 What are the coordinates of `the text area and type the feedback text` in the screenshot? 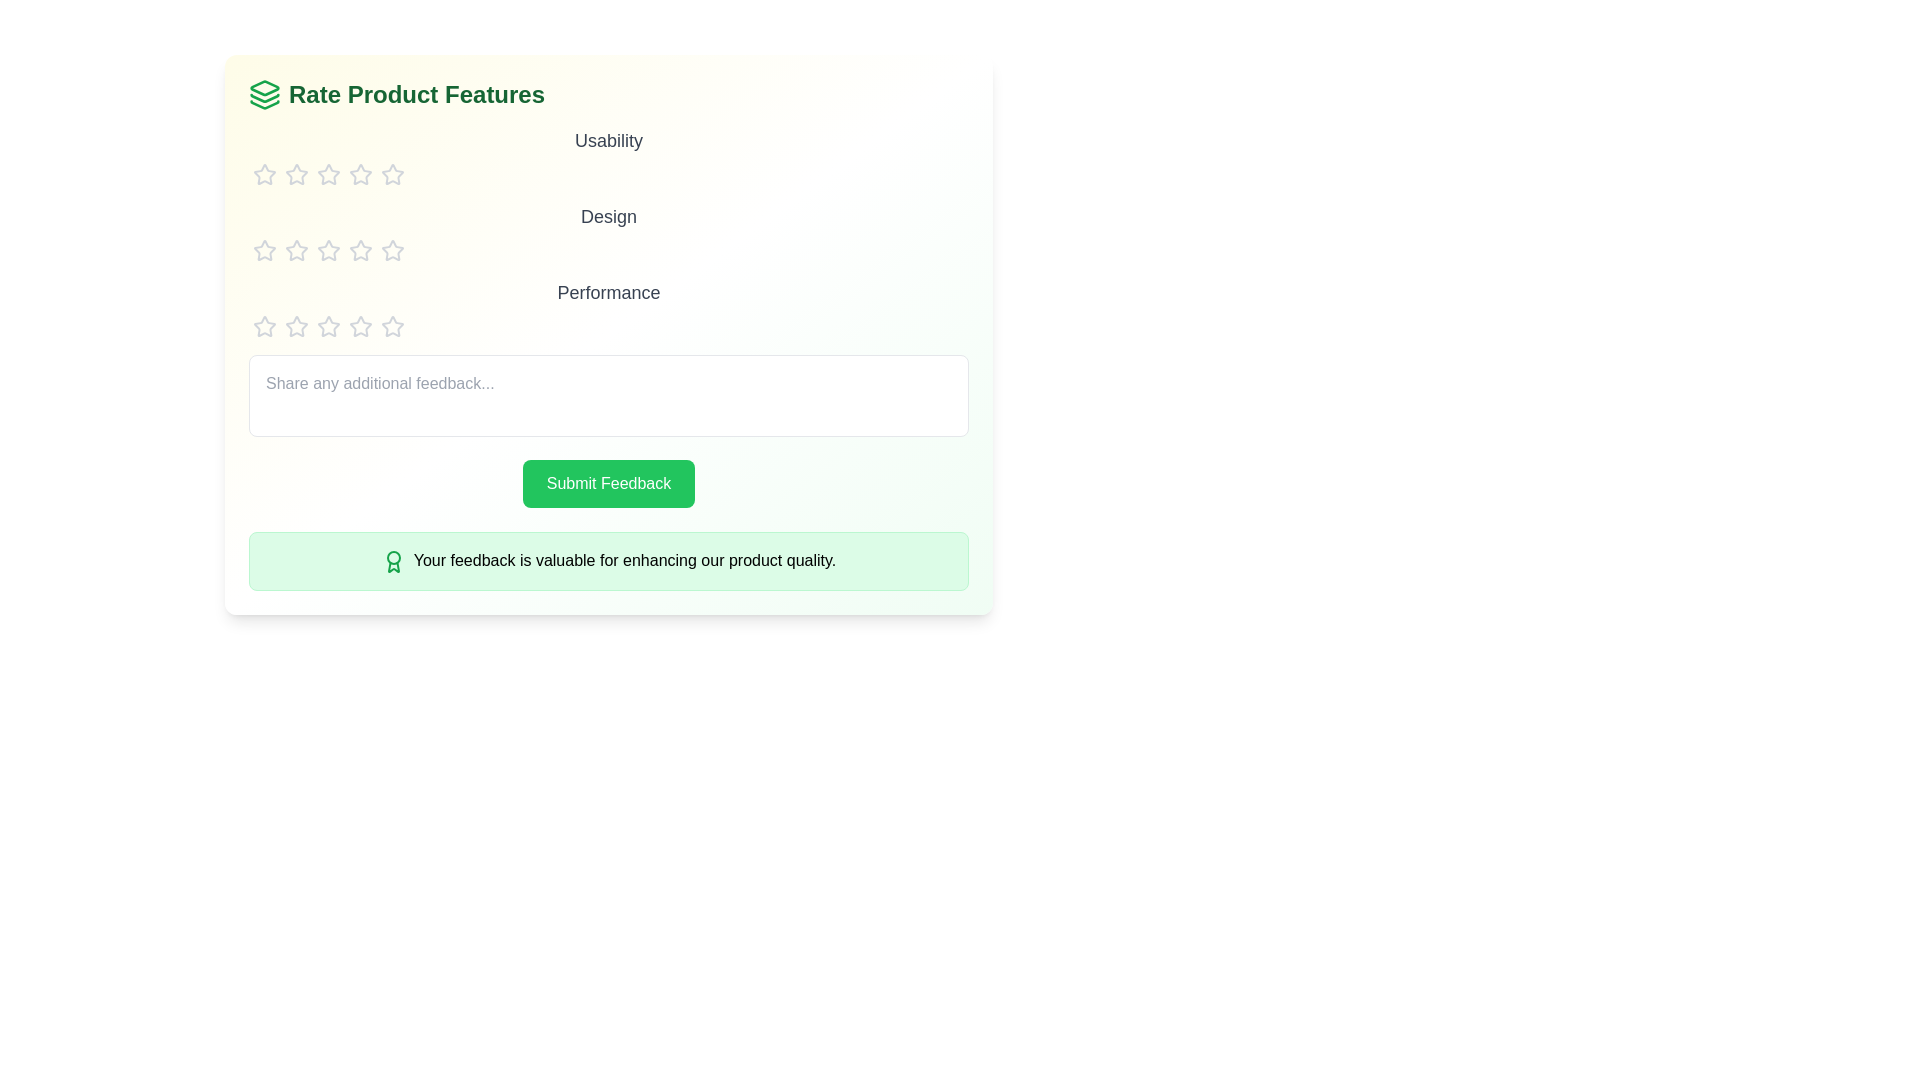 It's located at (608, 396).